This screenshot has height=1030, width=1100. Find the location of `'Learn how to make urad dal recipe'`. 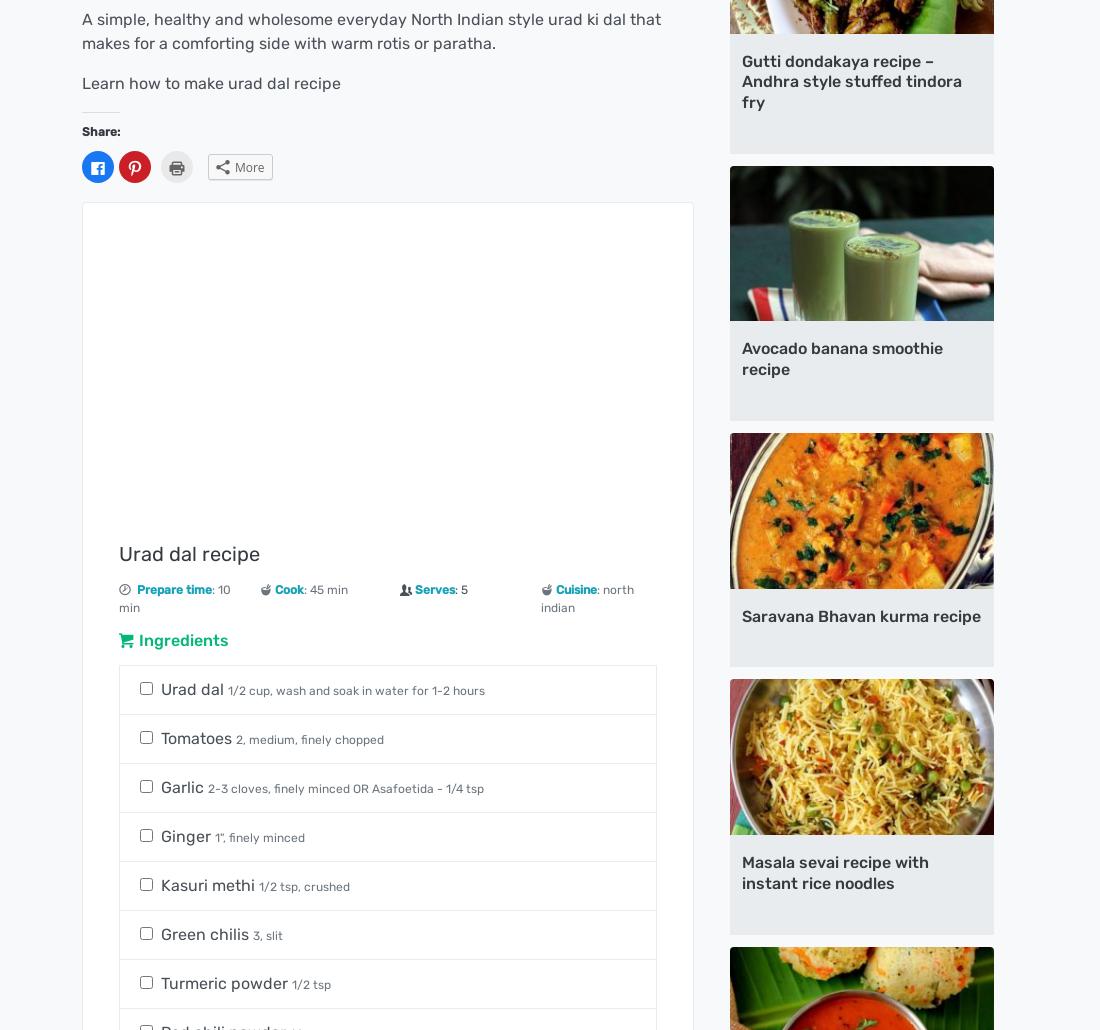

'Learn how to make urad dal recipe' is located at coordinates (211, 83).